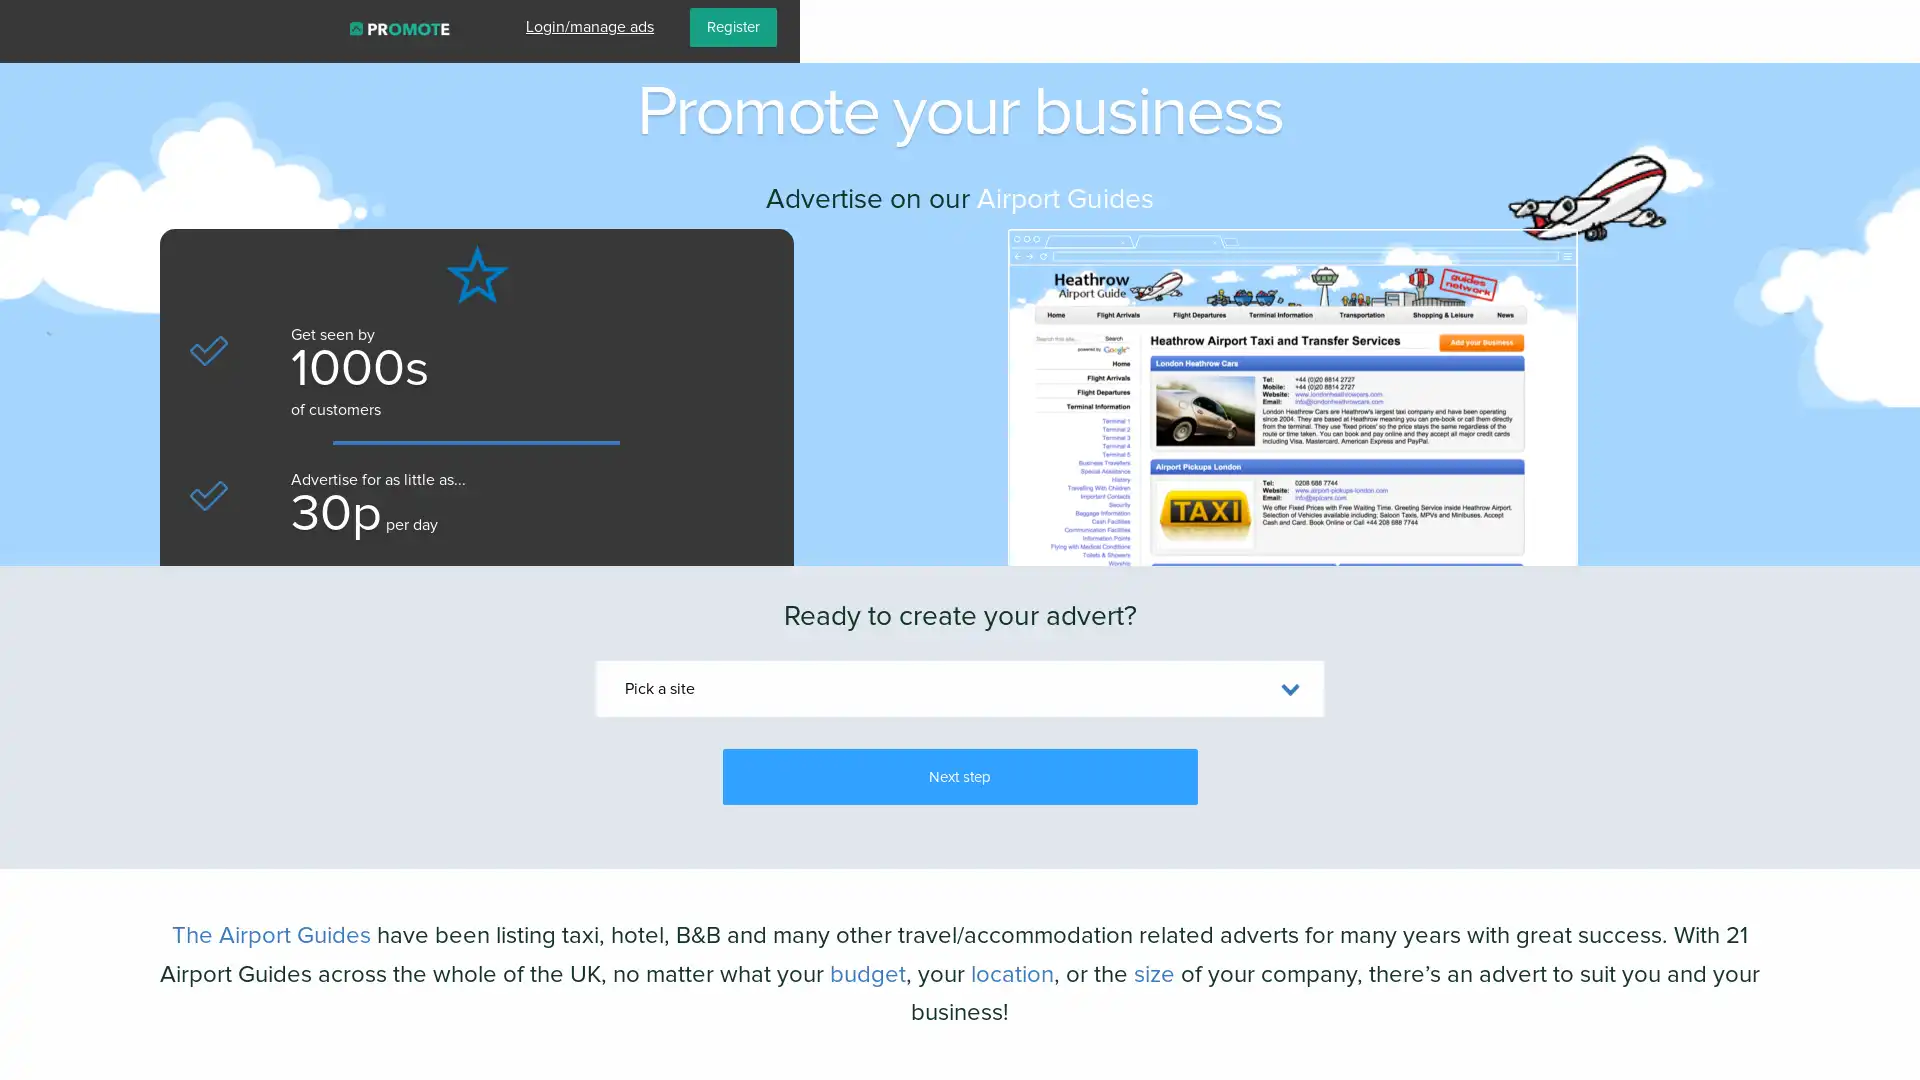 The height and width of the screenshot is (1080, 1920). Describe the element at coordinates (1852, 27) in the screenshot. I see `Register` at that location.